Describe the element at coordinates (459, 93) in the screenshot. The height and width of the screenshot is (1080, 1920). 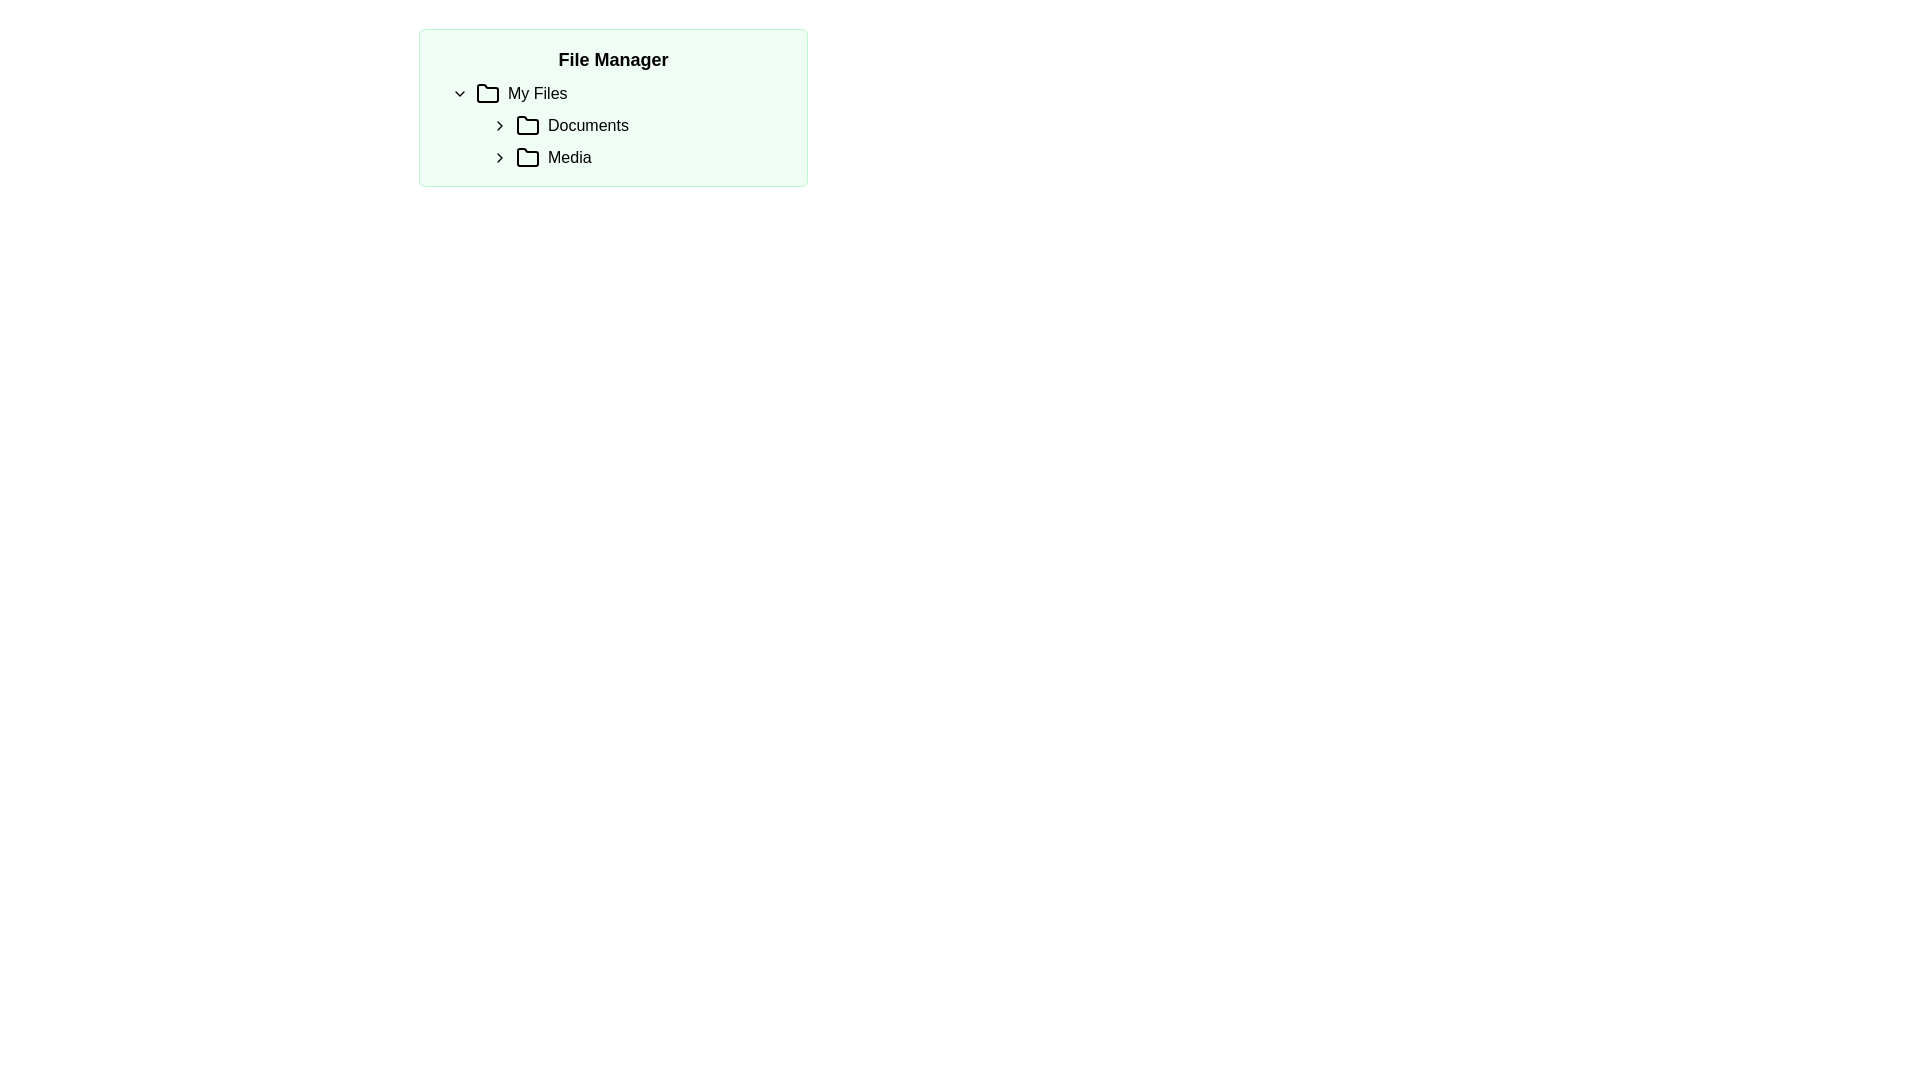
I see `the Icon button located to the left of the 'My Files' text in the 'File Manager' section` at that location.